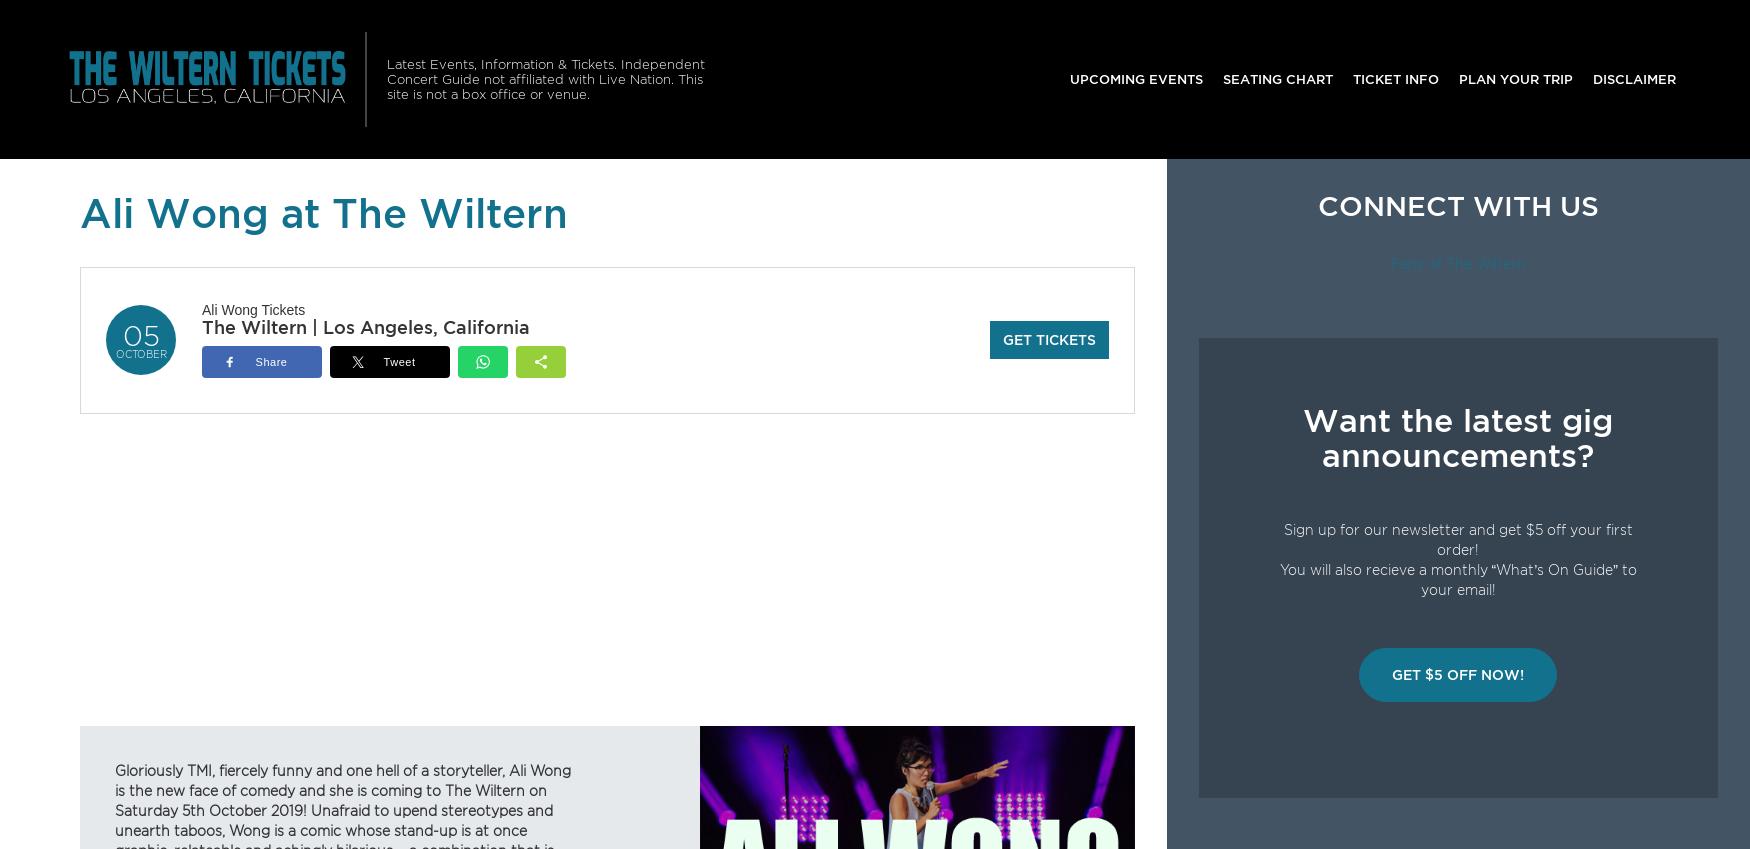 The image size is (1750, 849). What do you see at coordinates (1457, 539) in the screenshot?
I see `'Sign up for our newsletter and get $5 off your first order!'` at bounding box center [1457, 539].